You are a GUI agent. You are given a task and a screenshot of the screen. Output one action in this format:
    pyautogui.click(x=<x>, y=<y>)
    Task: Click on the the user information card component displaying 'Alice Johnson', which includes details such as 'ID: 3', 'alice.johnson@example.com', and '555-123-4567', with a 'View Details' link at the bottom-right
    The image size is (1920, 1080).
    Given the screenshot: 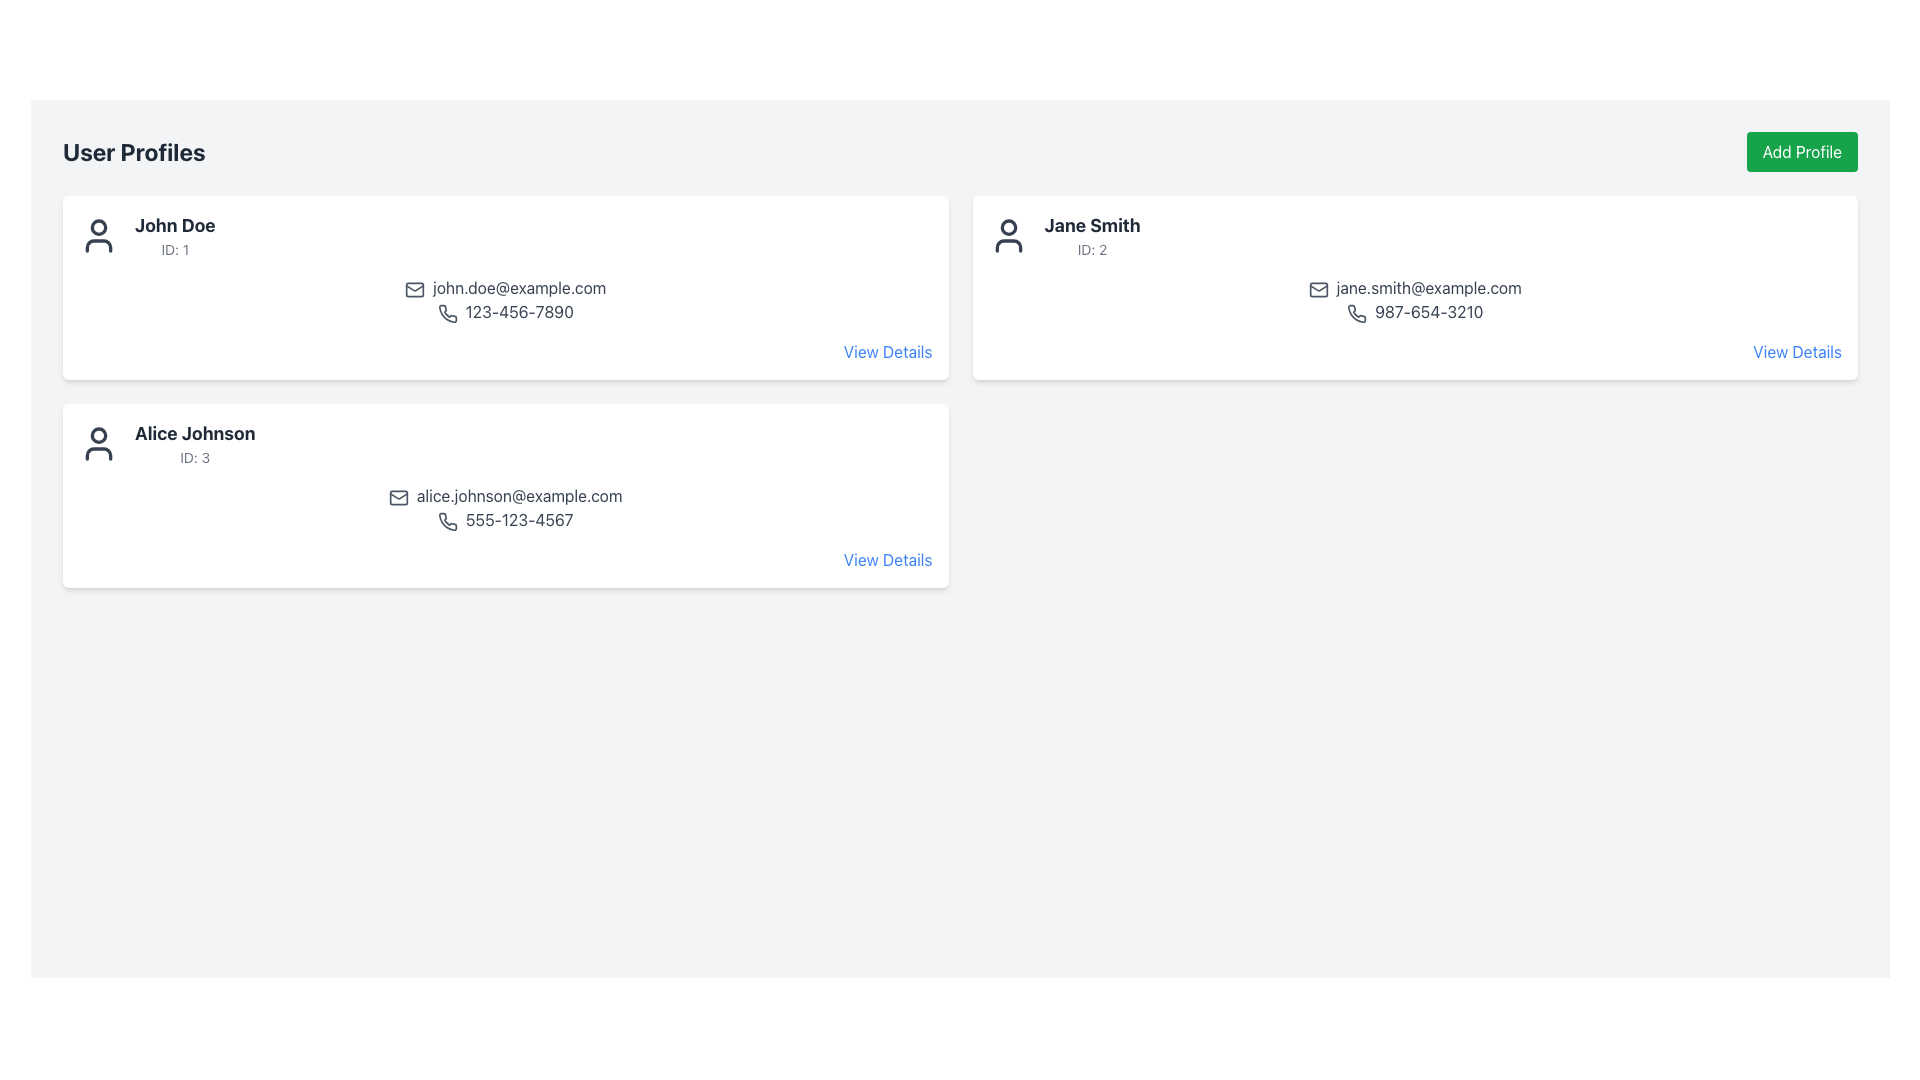 What is the action you would take?
    pyautogui.click(x=505, y=495)
    